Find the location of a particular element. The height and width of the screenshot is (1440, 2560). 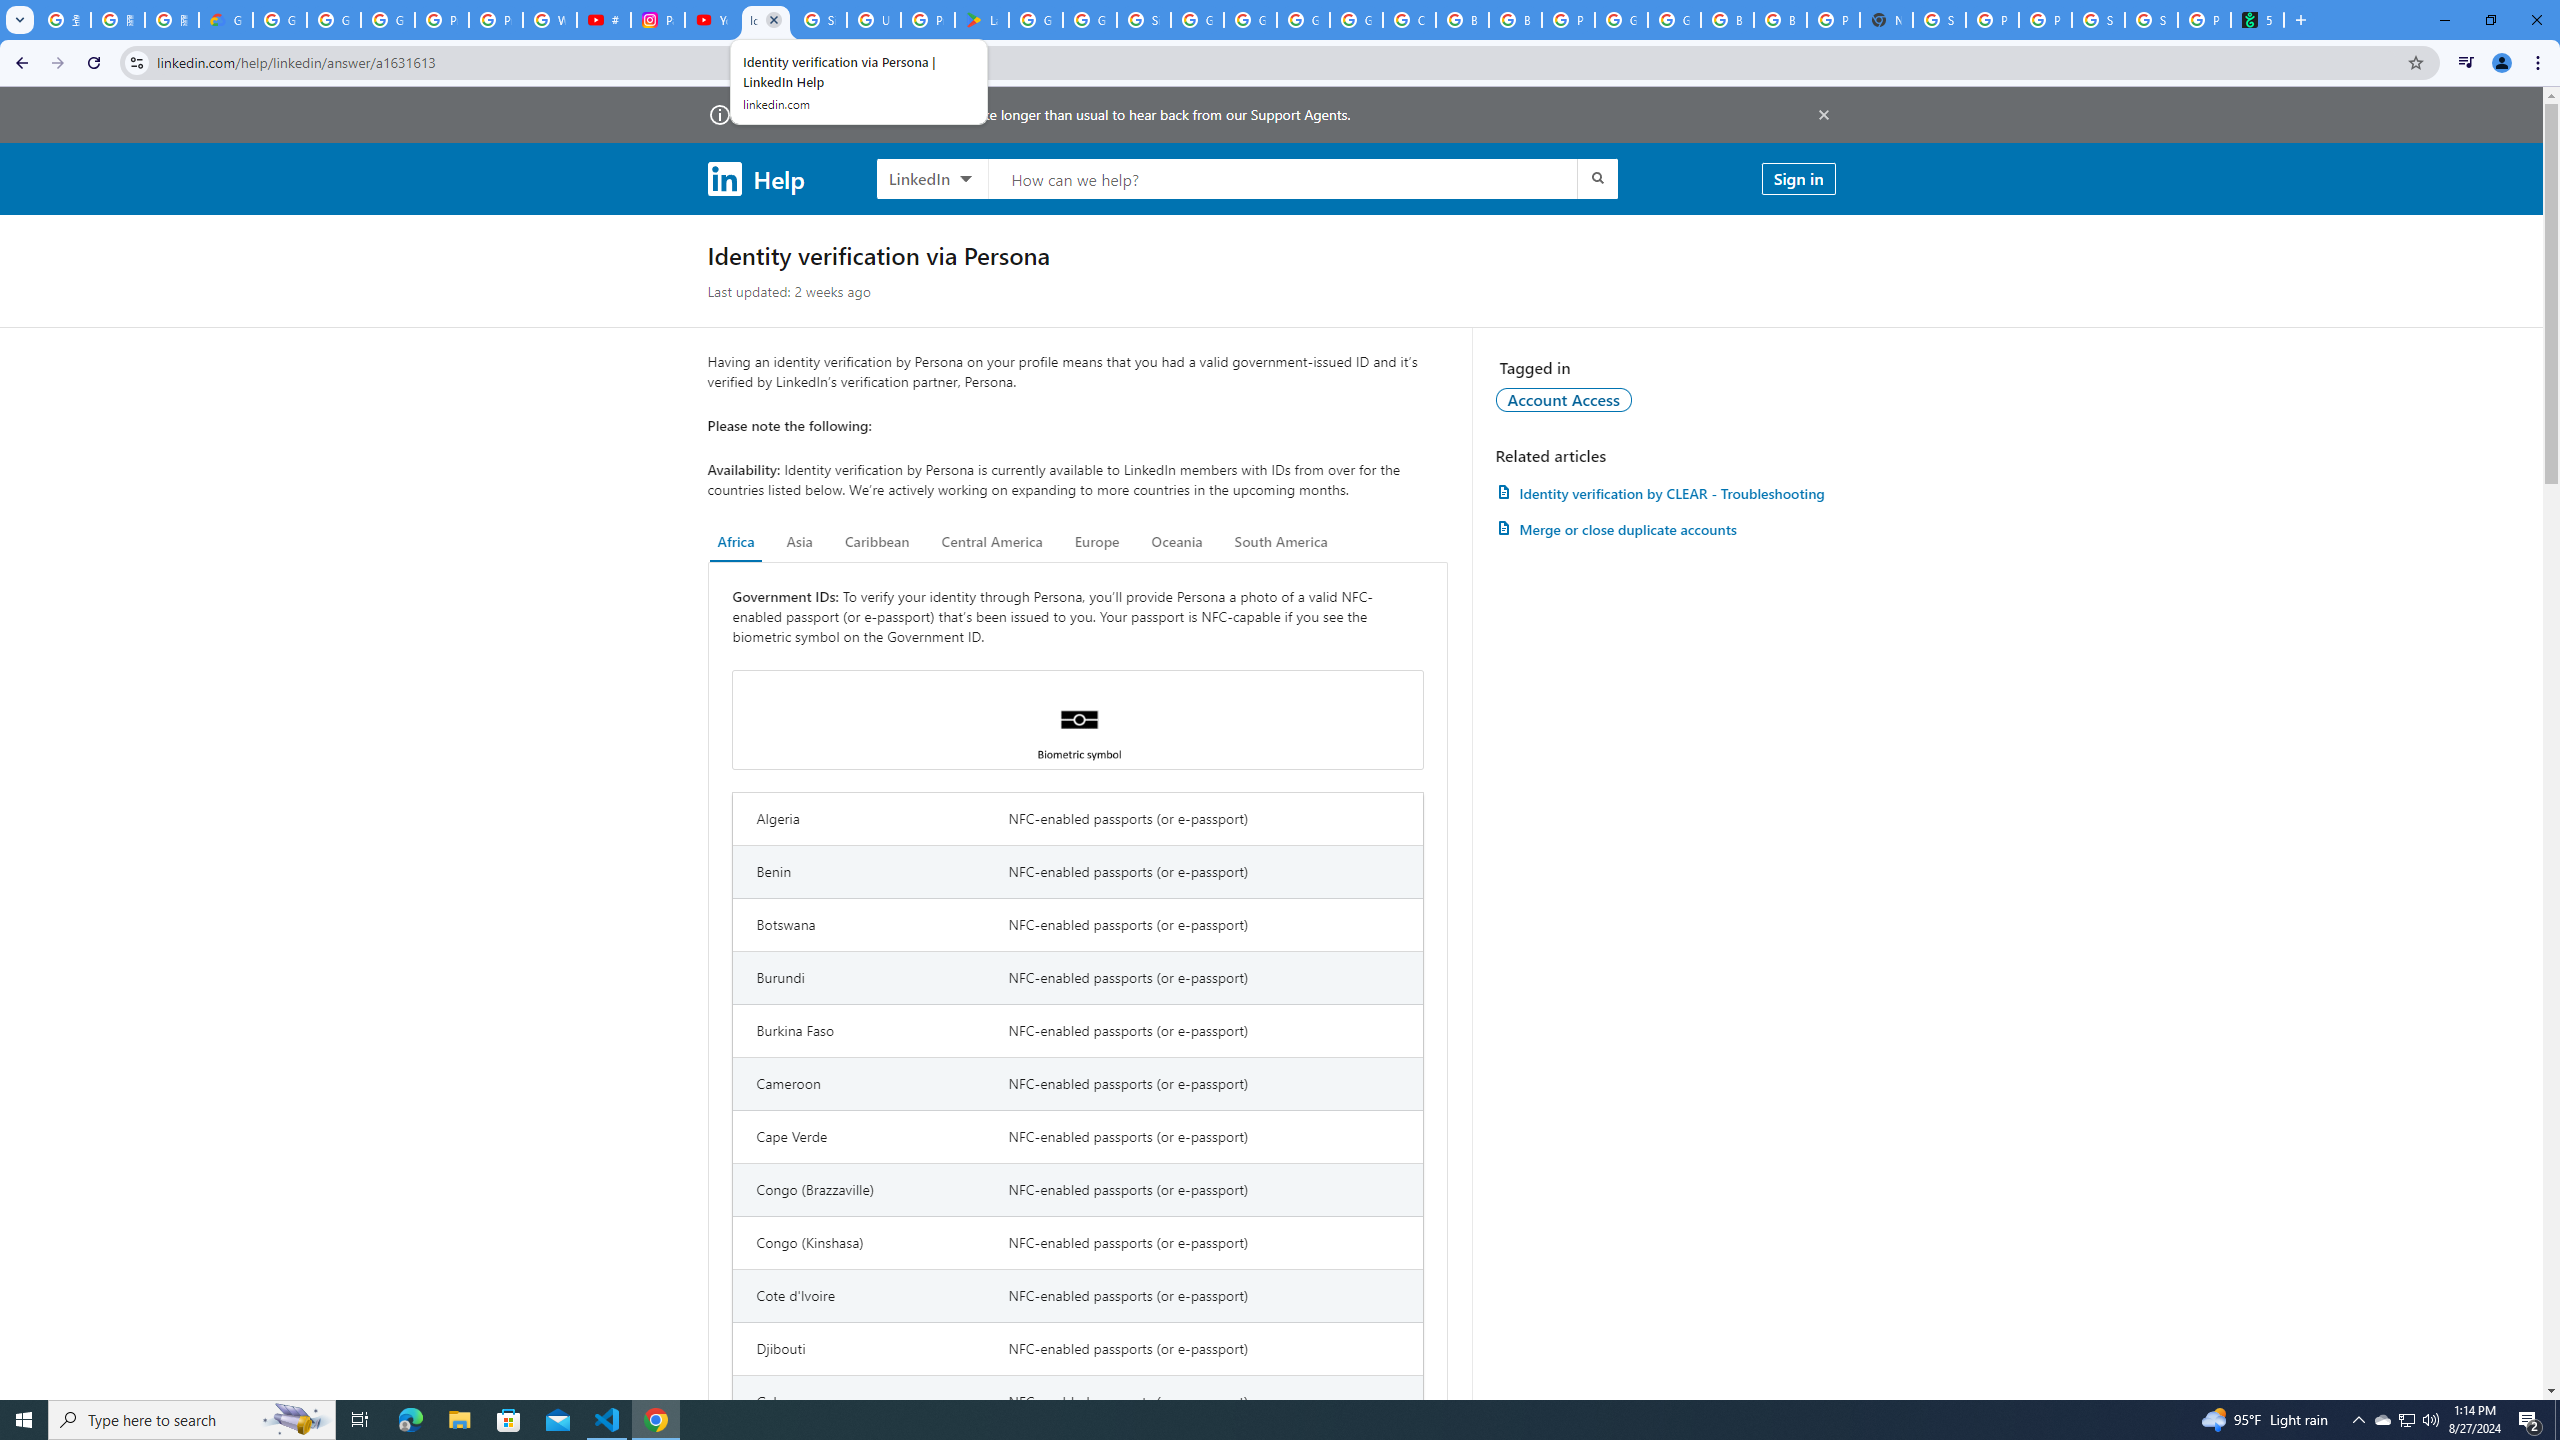

'You' is located at coordinates (2502, 62).